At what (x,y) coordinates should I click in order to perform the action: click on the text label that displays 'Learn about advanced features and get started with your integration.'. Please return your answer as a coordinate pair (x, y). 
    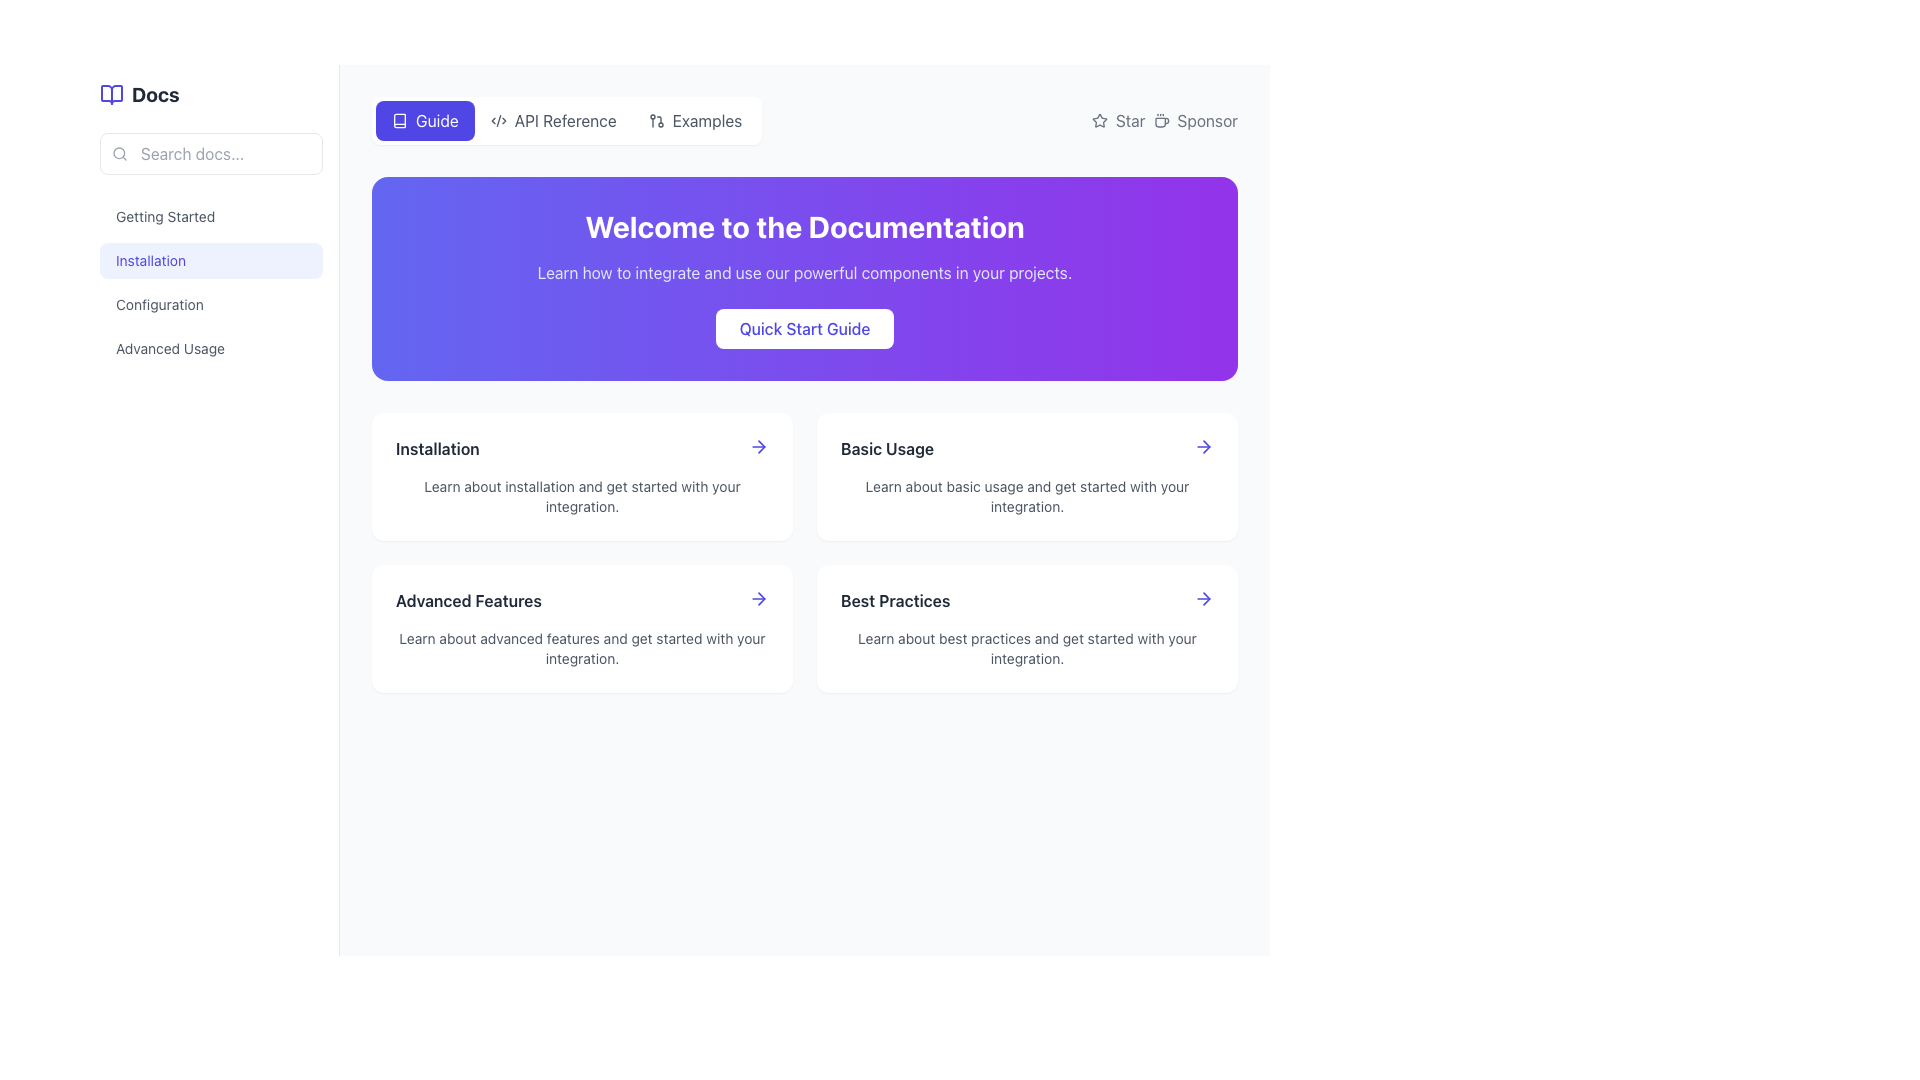
    Looking at the image, I should click on (581, 648).